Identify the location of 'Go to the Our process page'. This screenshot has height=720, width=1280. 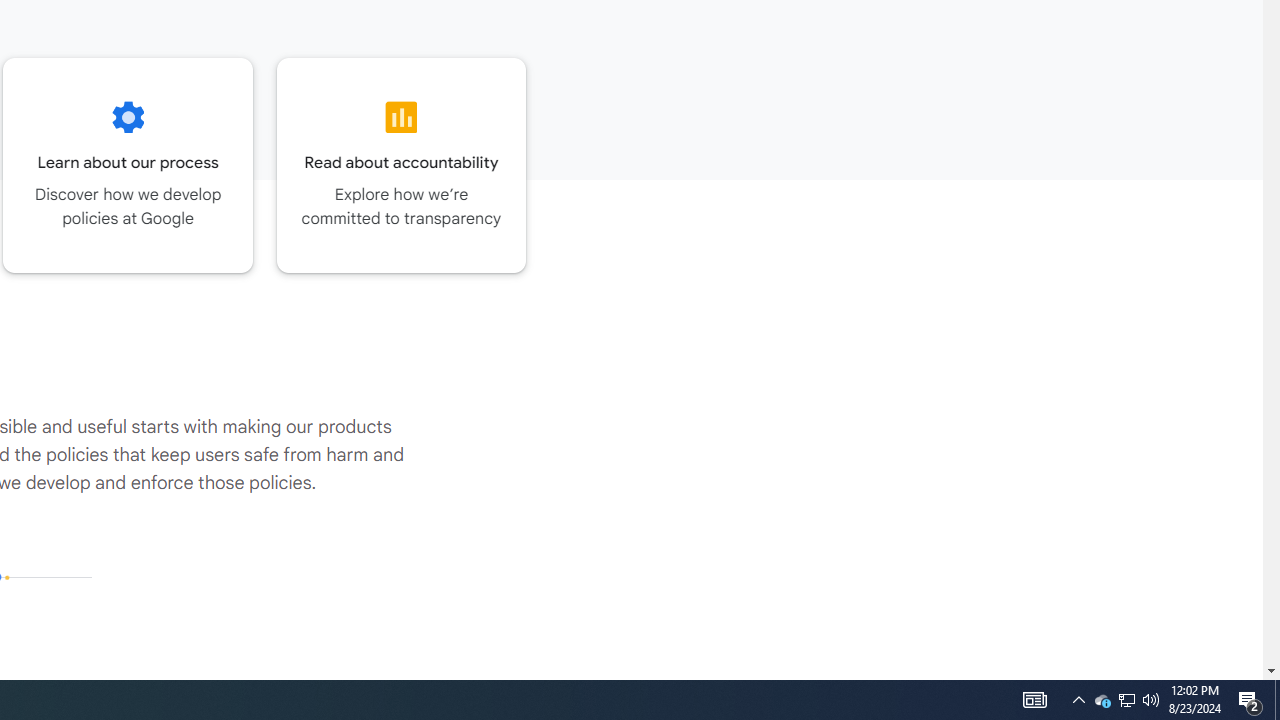
(127, 164).